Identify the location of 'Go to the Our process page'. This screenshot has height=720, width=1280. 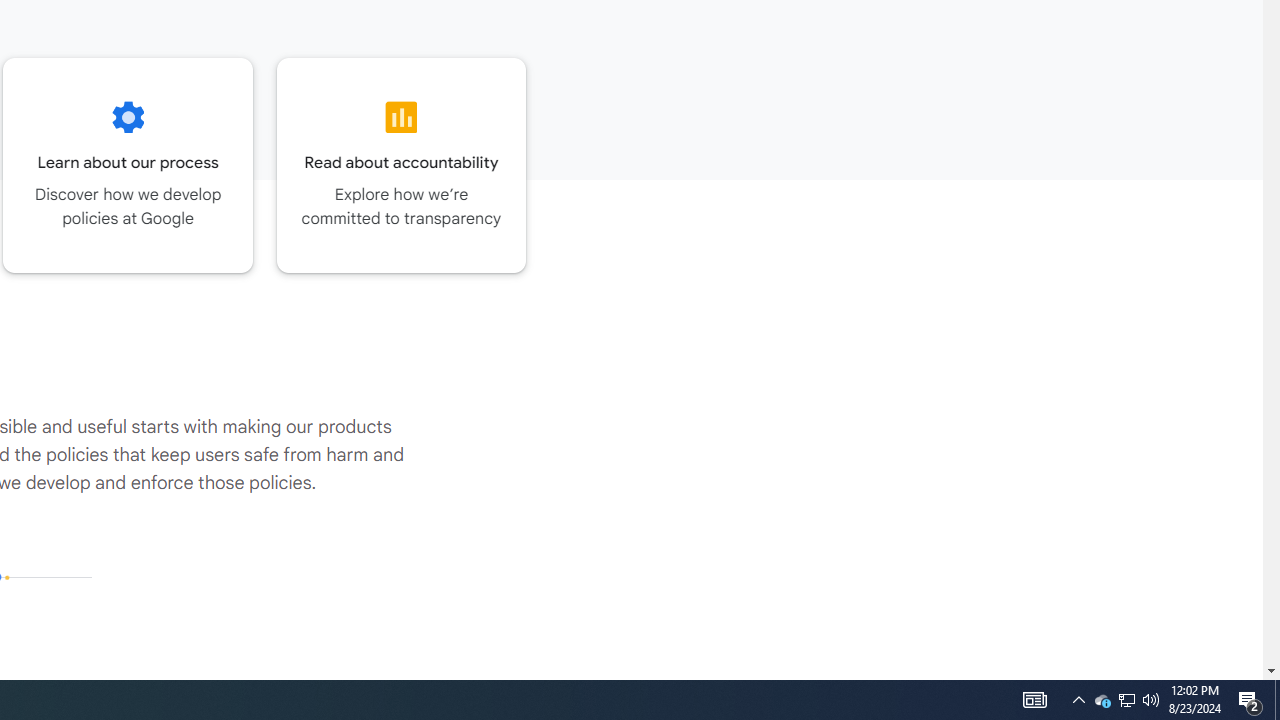
(127, 164).